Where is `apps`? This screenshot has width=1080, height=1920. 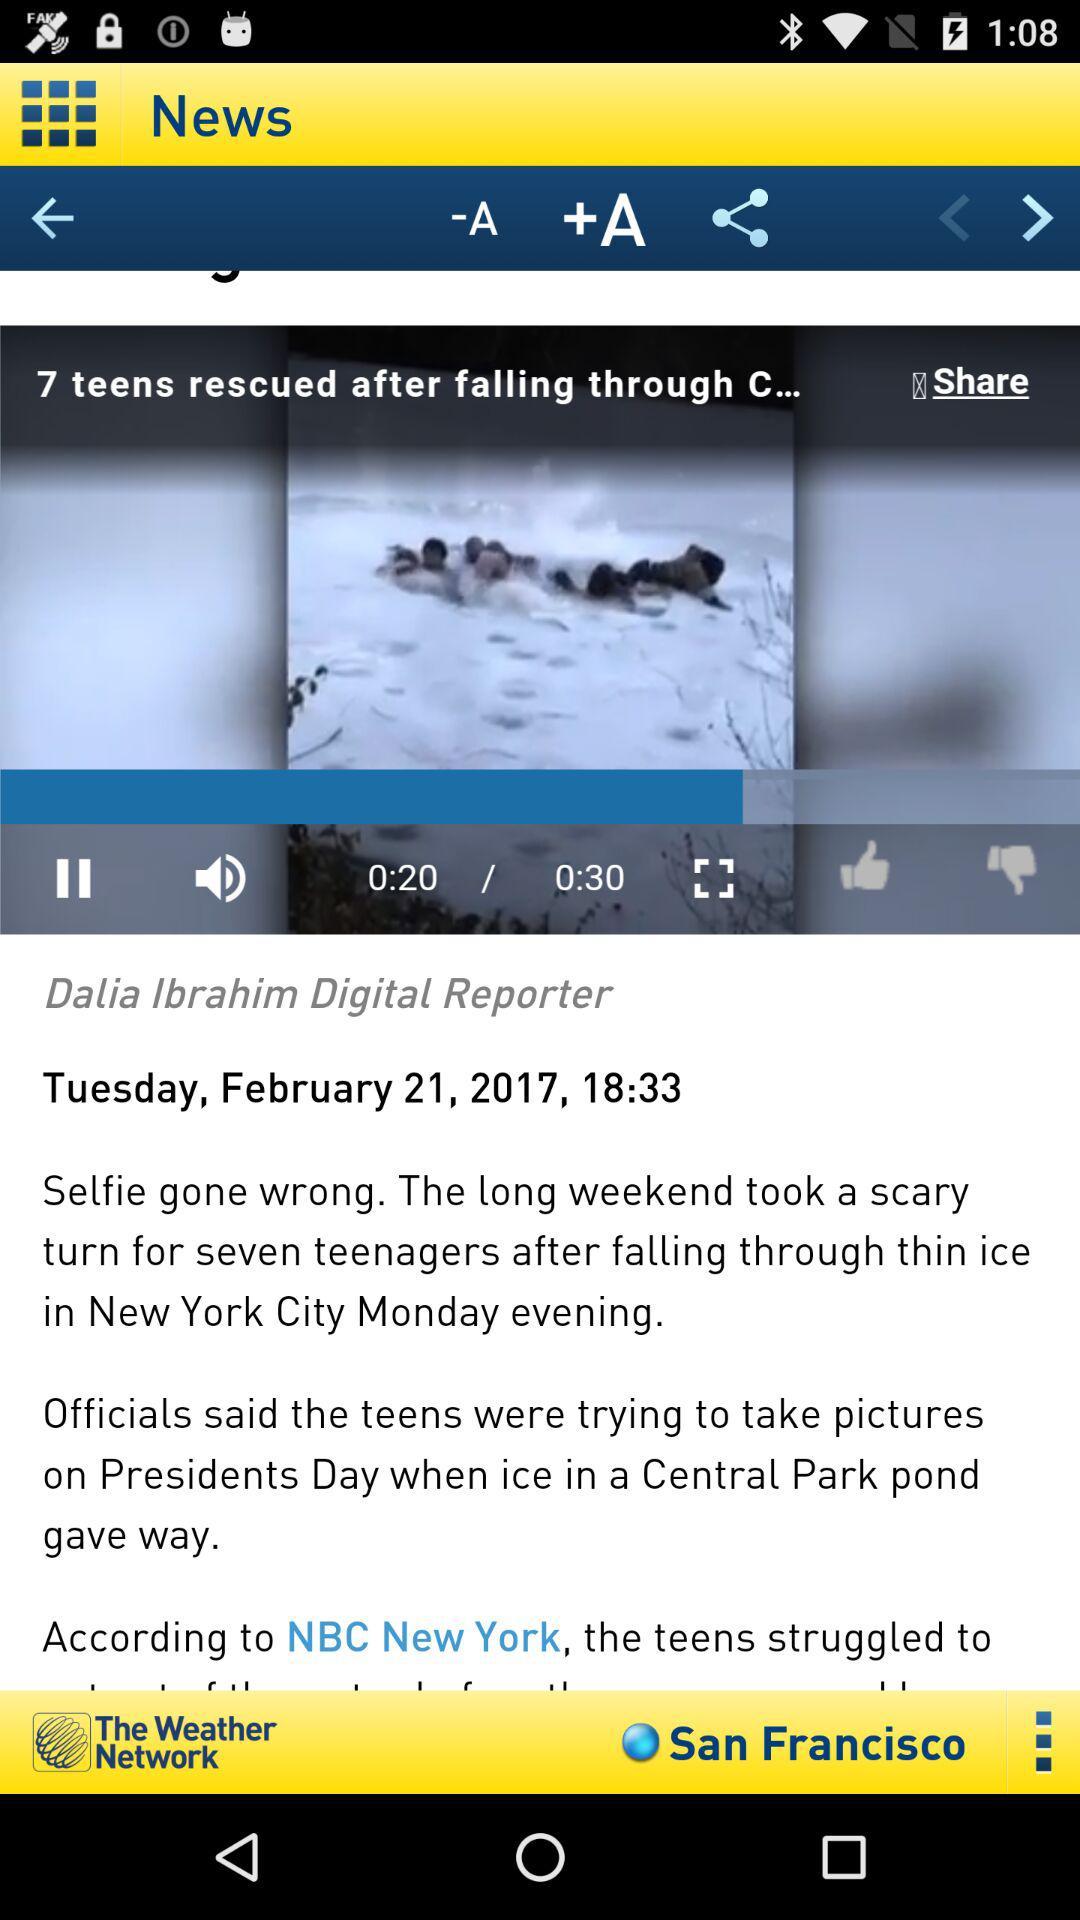 apps is located at coordinates (59, 113).